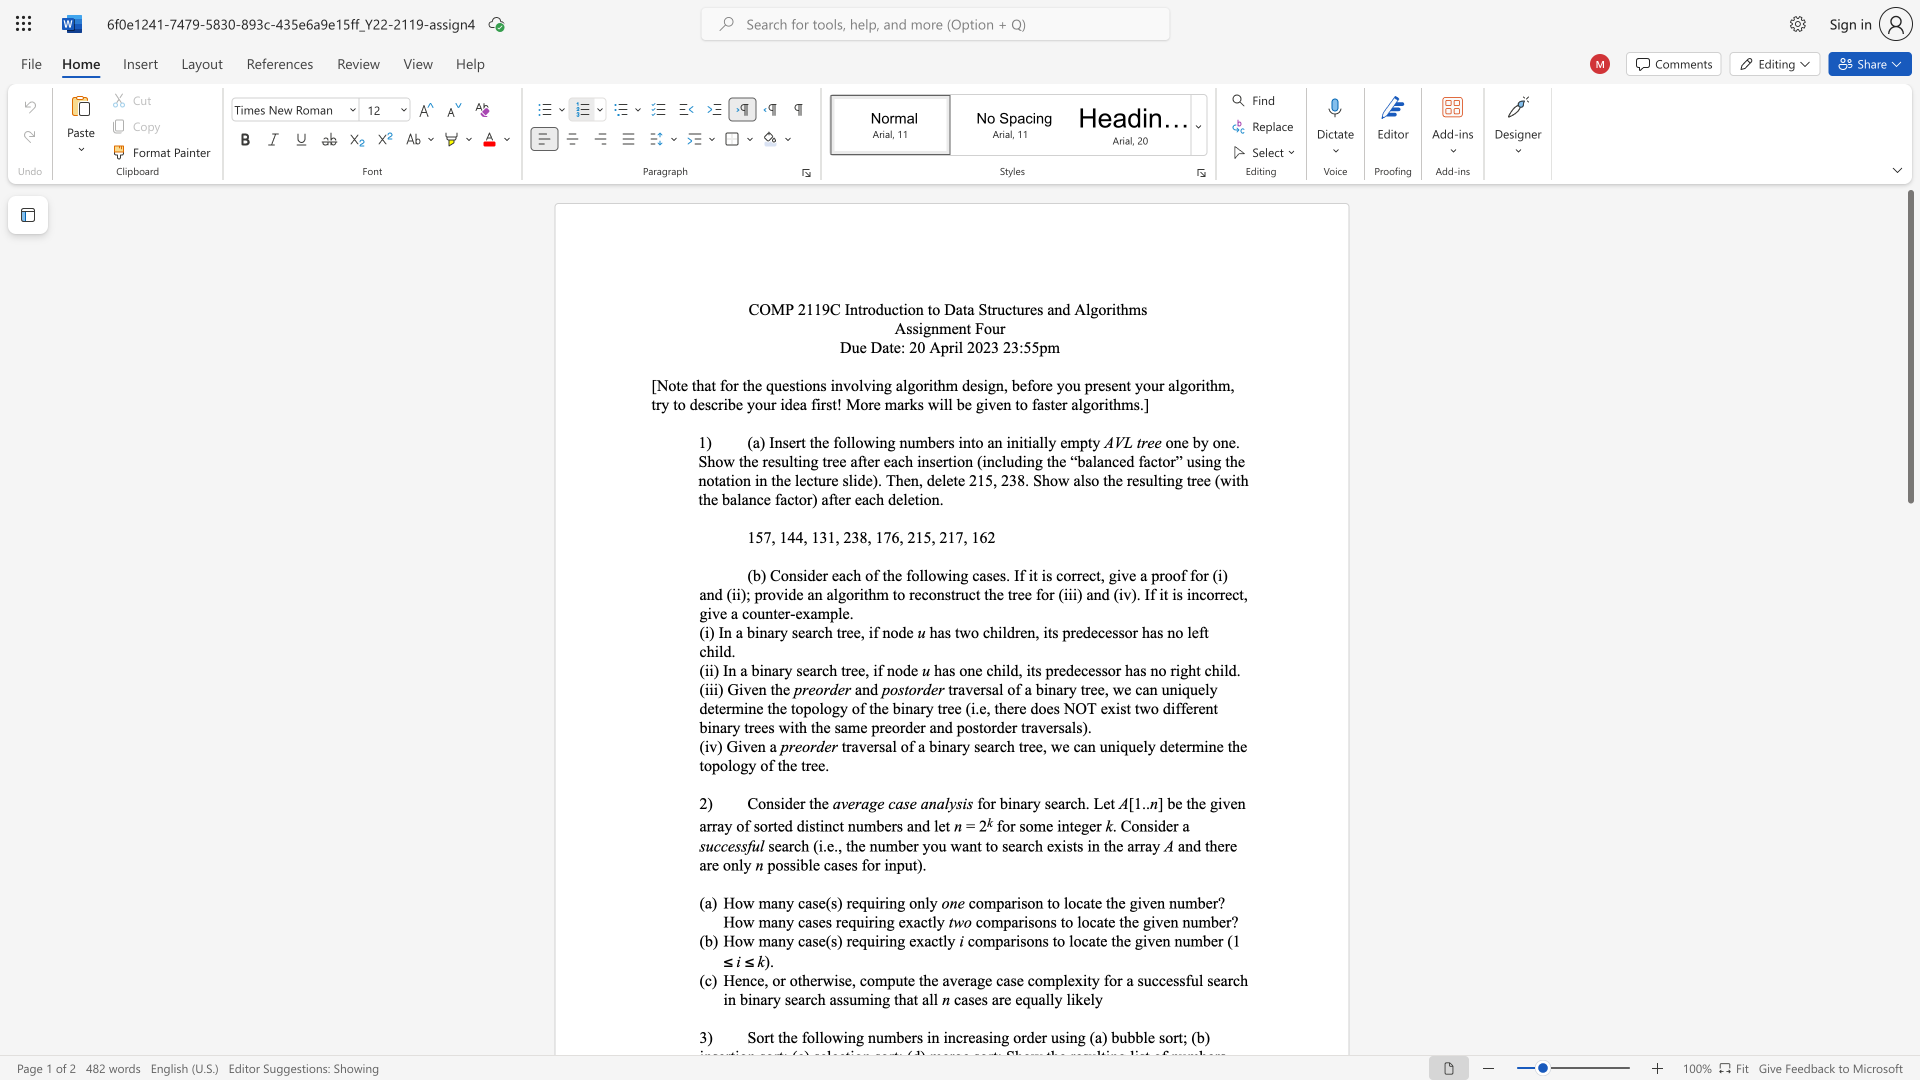 This screenshot has height=1080, width=1920. What do you see at coordinates (956, 999) in the screenshot?
I see `the 1th character "c" in the text` at bounding box center [956, 999].